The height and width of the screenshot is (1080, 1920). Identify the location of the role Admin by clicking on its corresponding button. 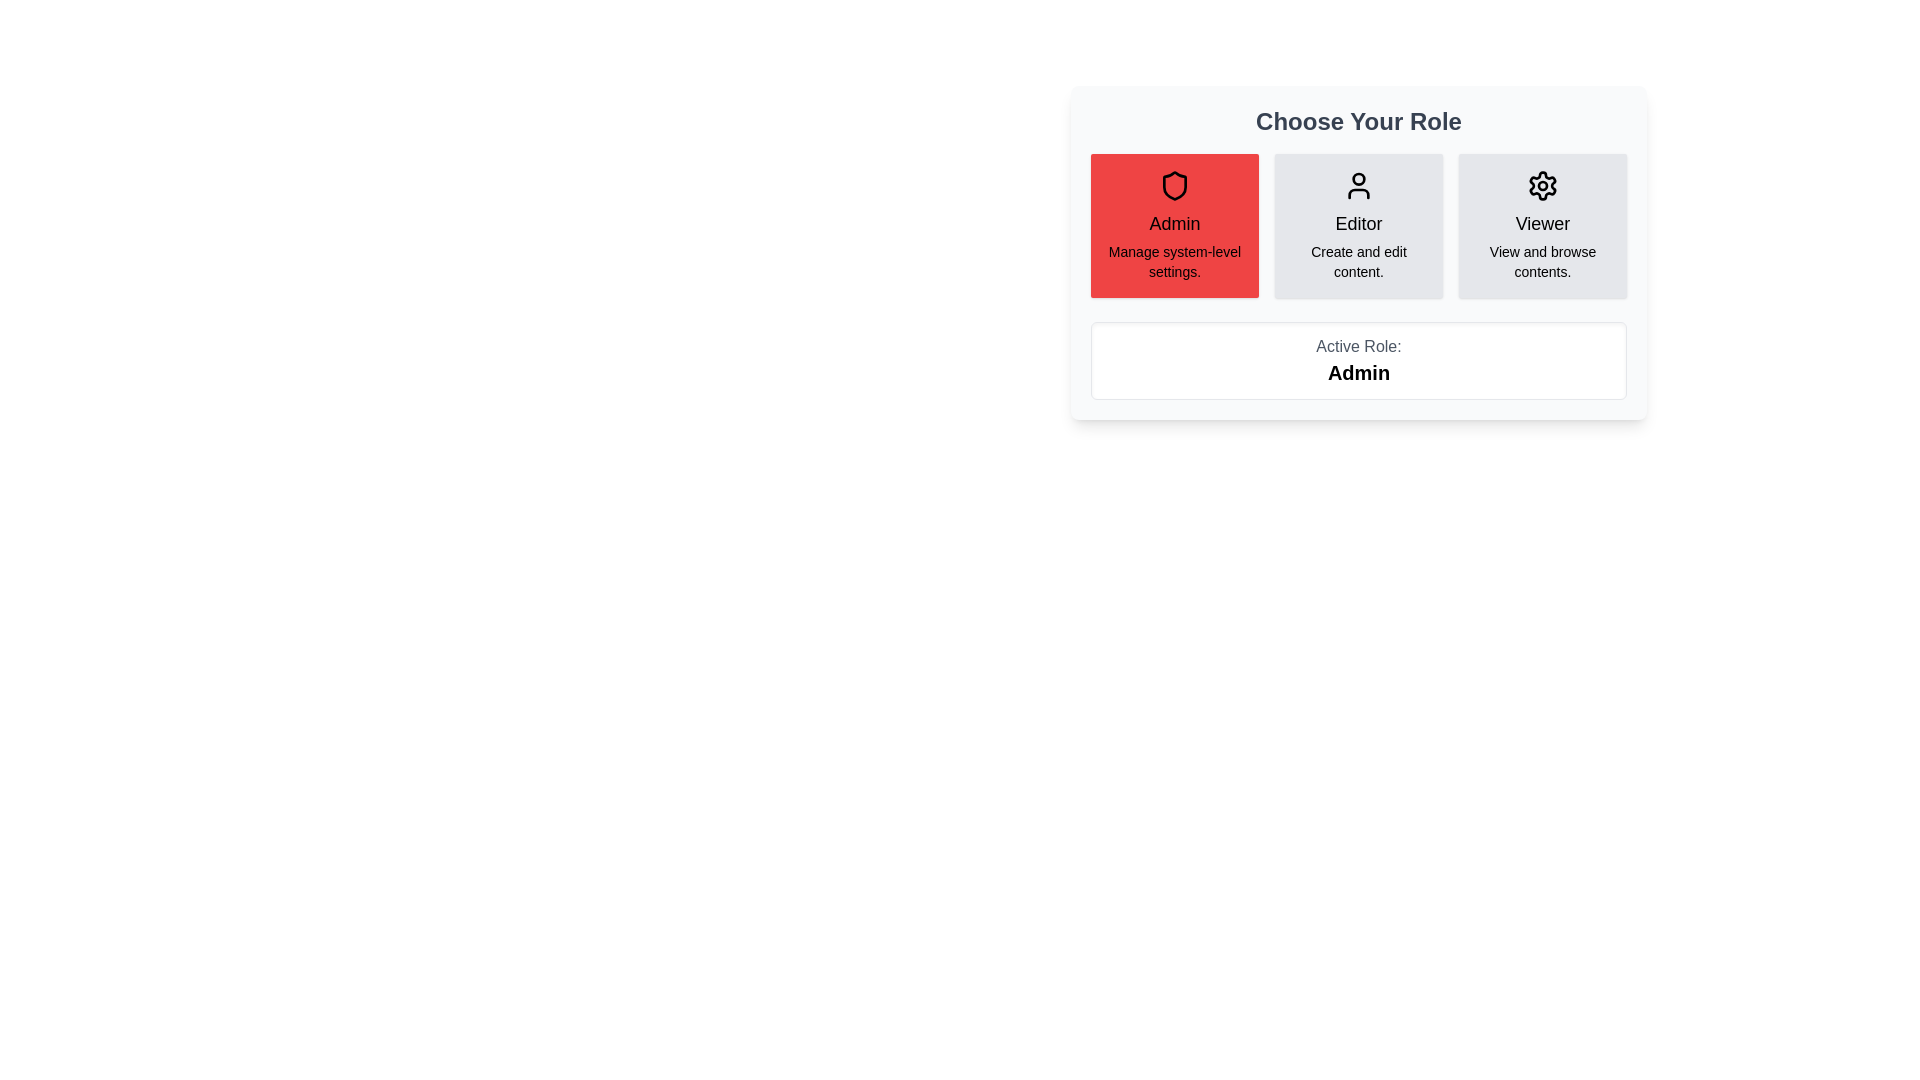
(1175, 225).